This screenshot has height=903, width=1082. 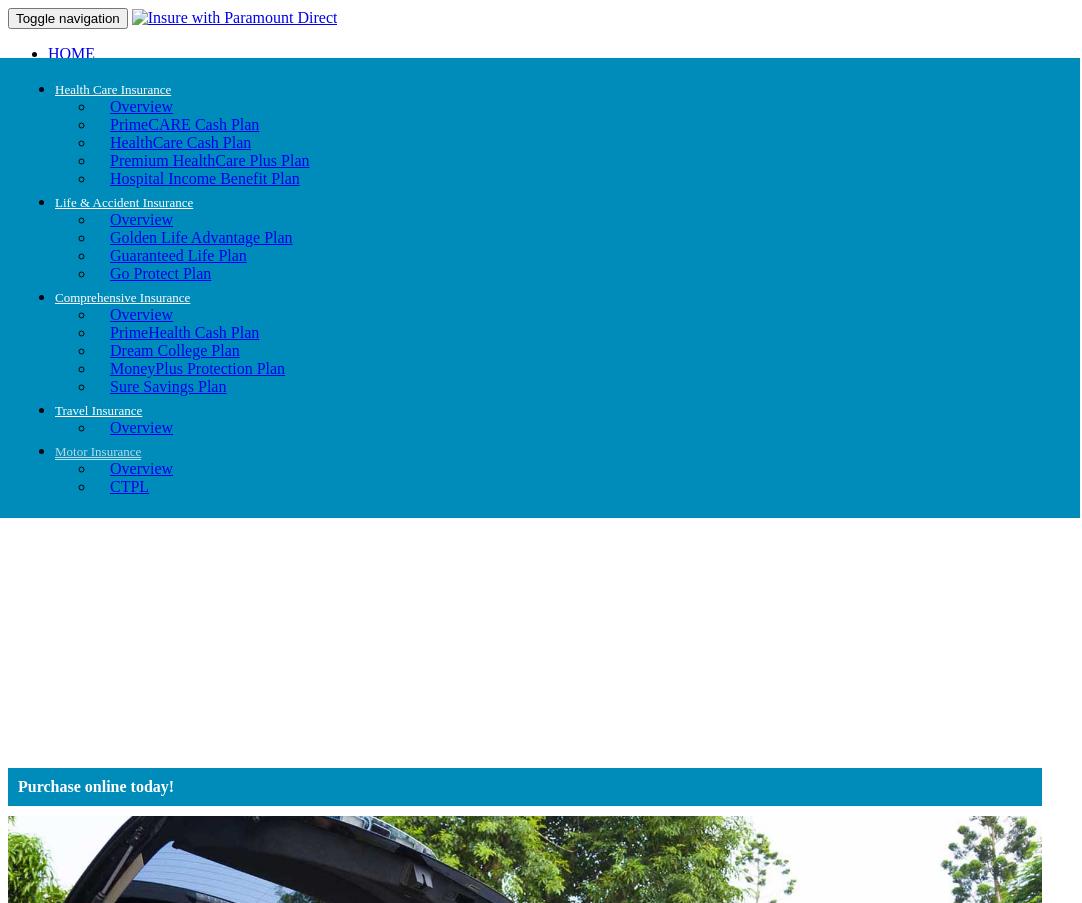 What do you see at coordinates (183, 124) in the screenshot?
I see `'PrimeCARE Cash Plan'` at bounding box center [183, 124].